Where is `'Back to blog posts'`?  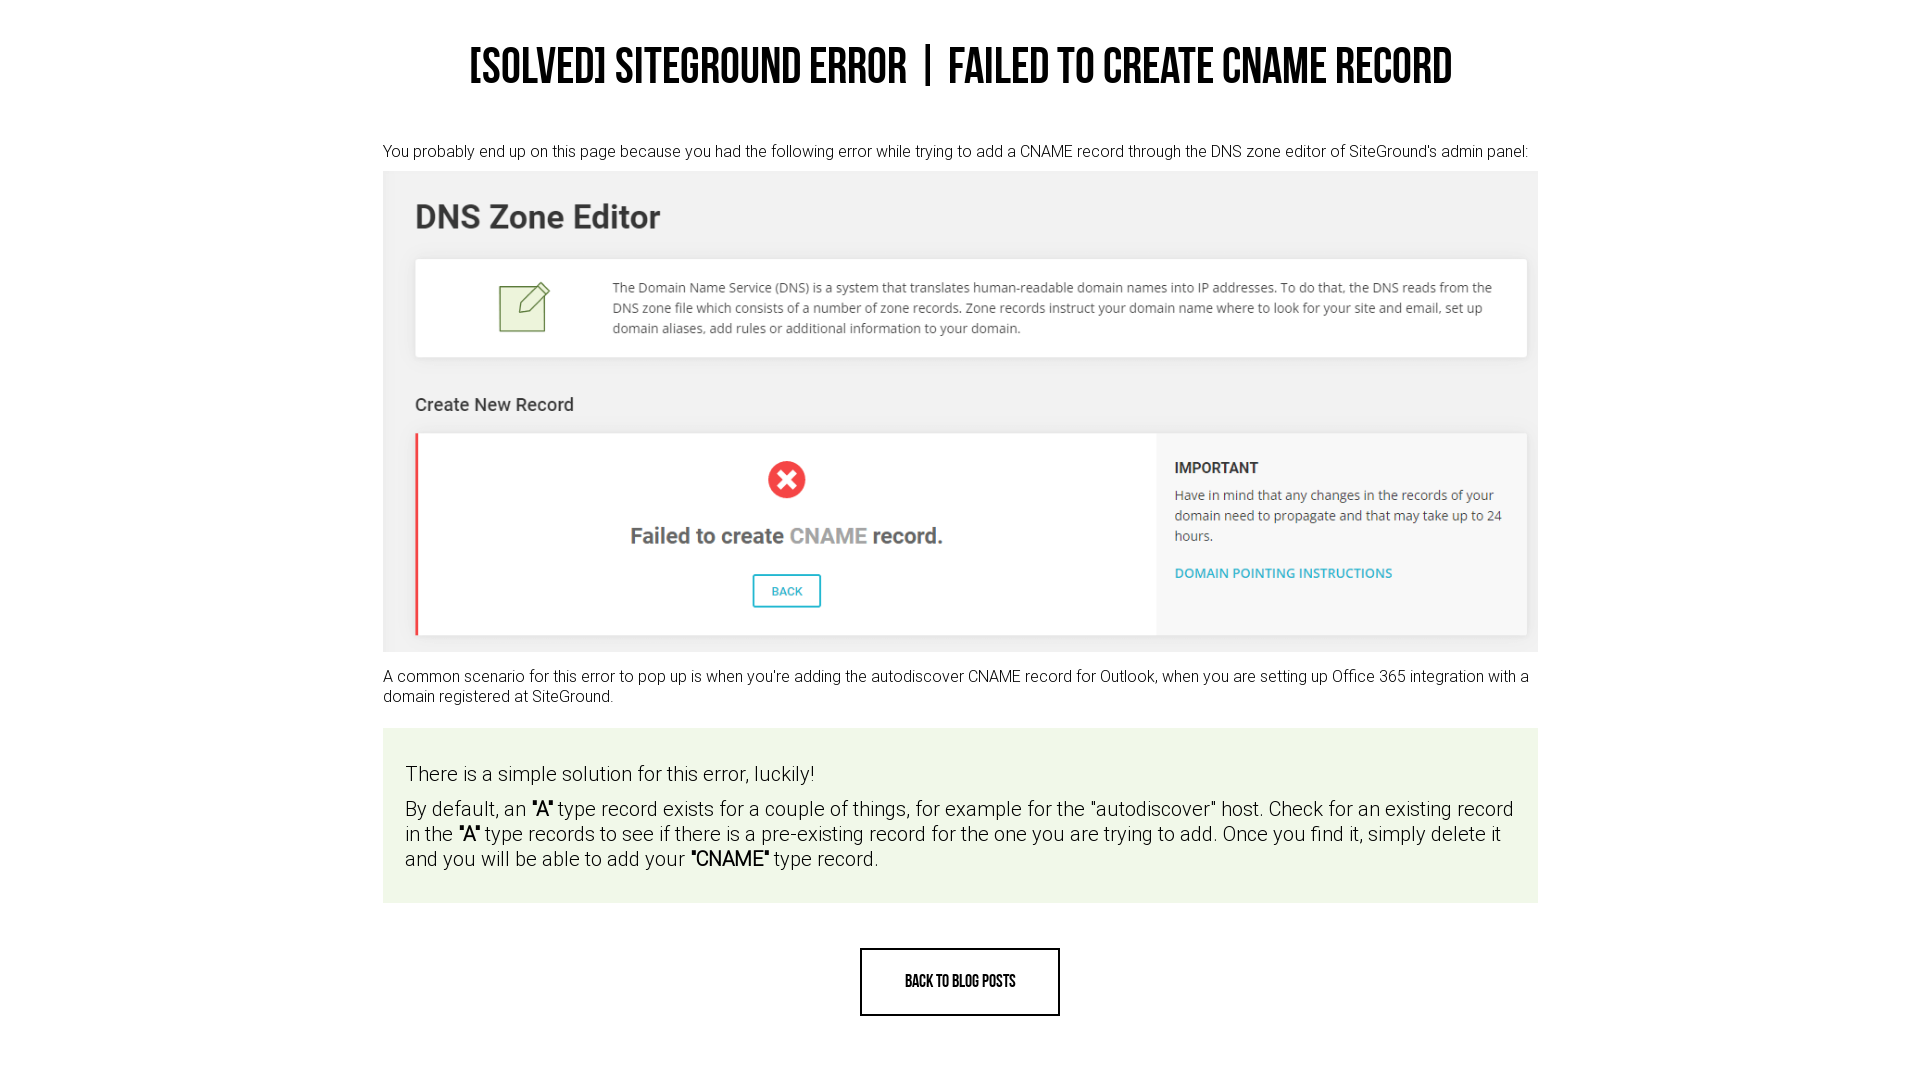
'Back to blog posts' is located at coordinates (960, 981).